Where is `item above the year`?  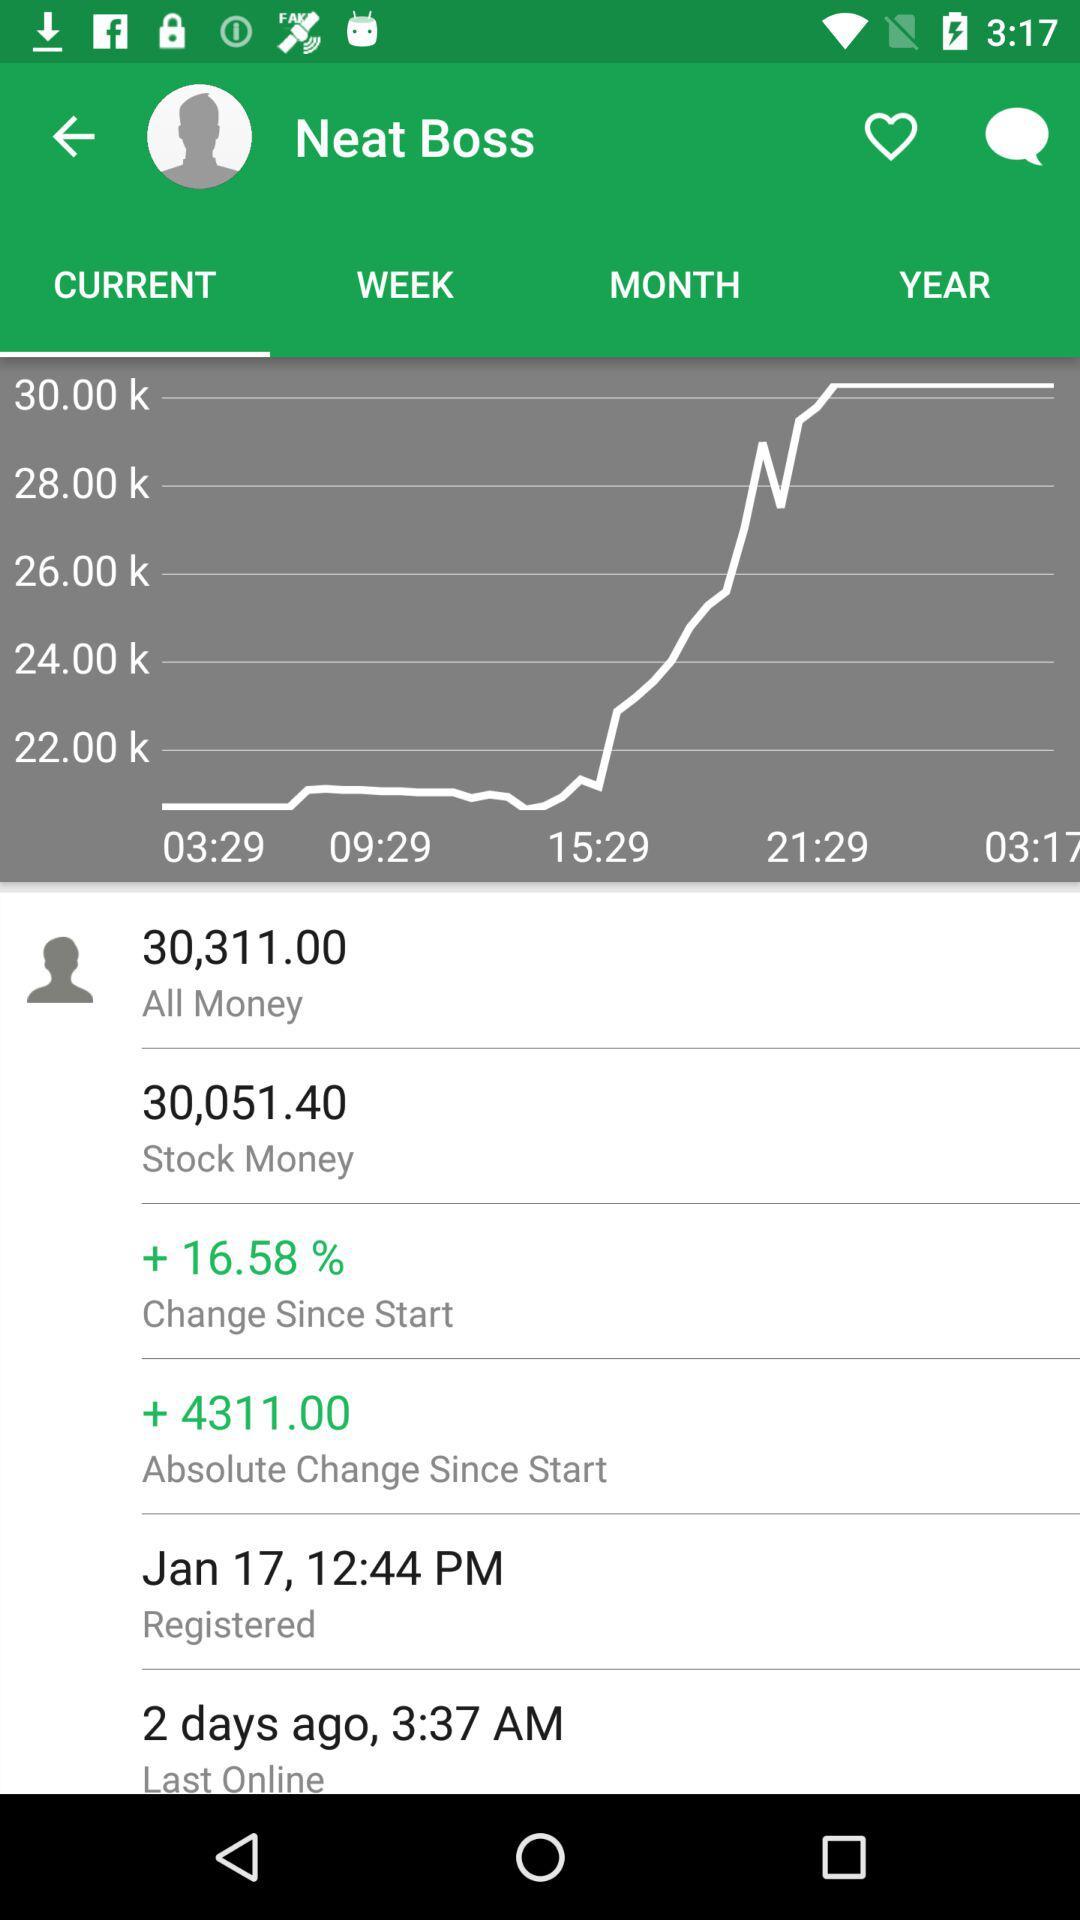 item above the year is located at coordinates (1017, 135).